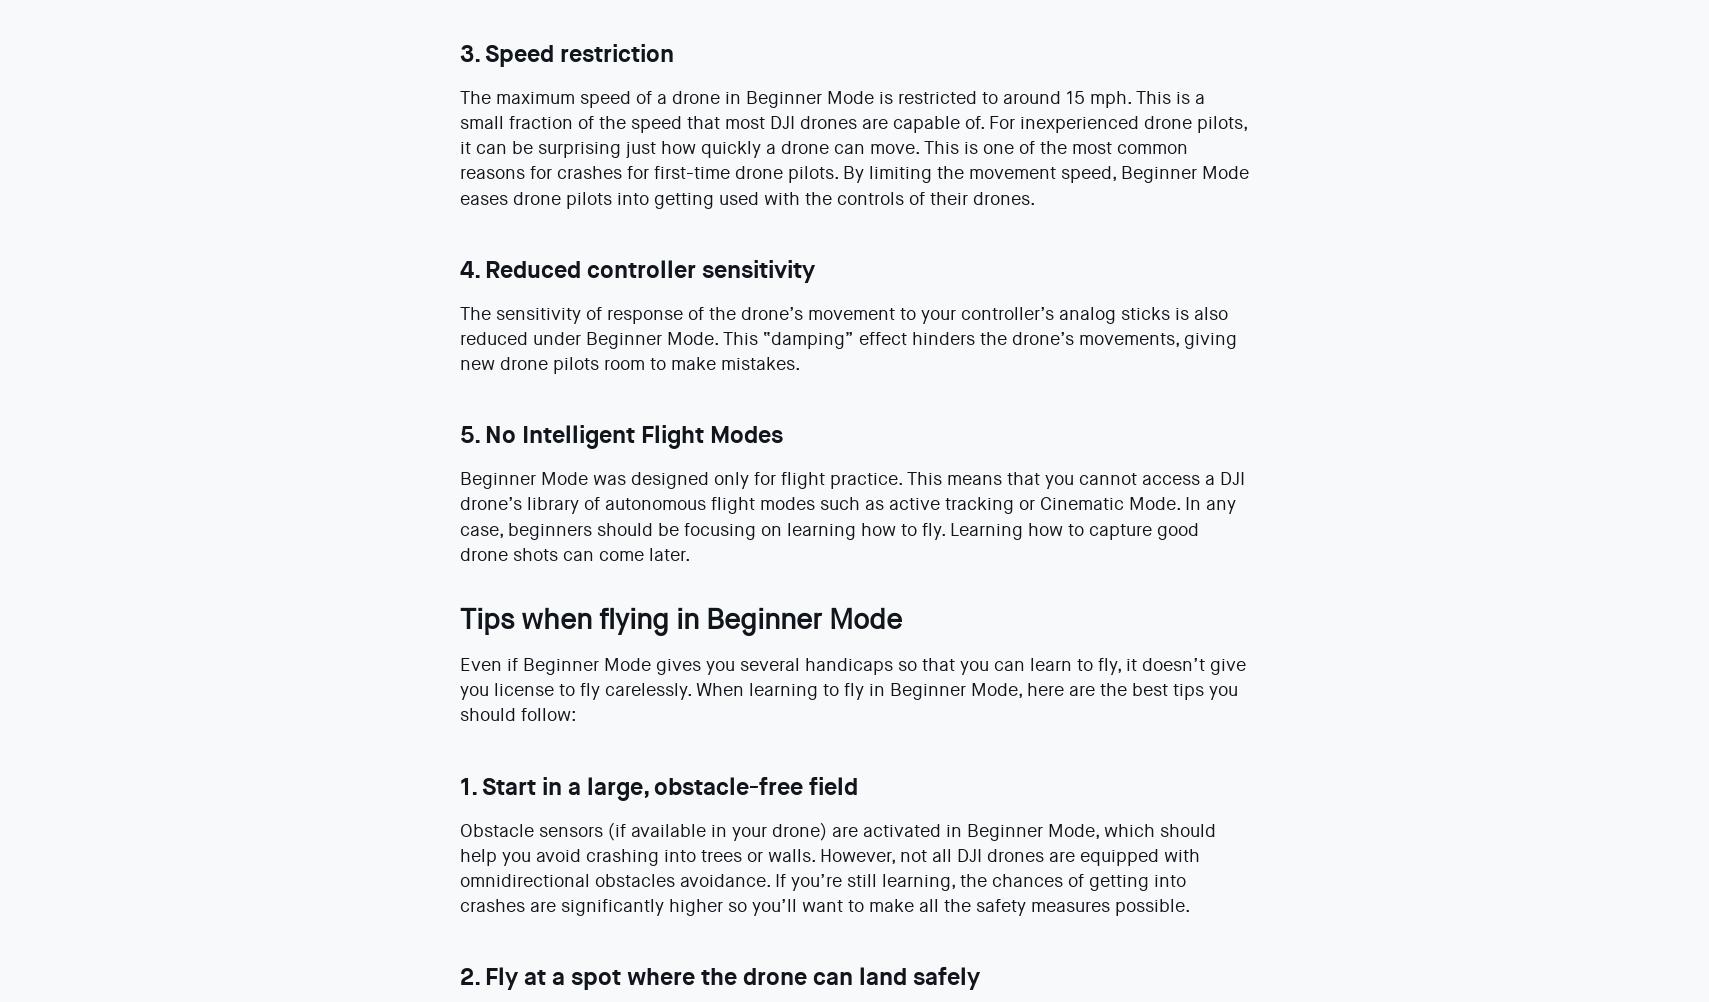 The width and height of the screenshot is (1709, 1002). What do you see at coordinates (846, 338) in the screenshot?
I see `'The sensitivity of response of the drone’s movement to your controller’s analog sticks is also reduced under Beginner Mode. This “damping” effect hinders the drone’s movements, giving new drone pilots room to make mistakes.'` at bounding box center [846, 338].